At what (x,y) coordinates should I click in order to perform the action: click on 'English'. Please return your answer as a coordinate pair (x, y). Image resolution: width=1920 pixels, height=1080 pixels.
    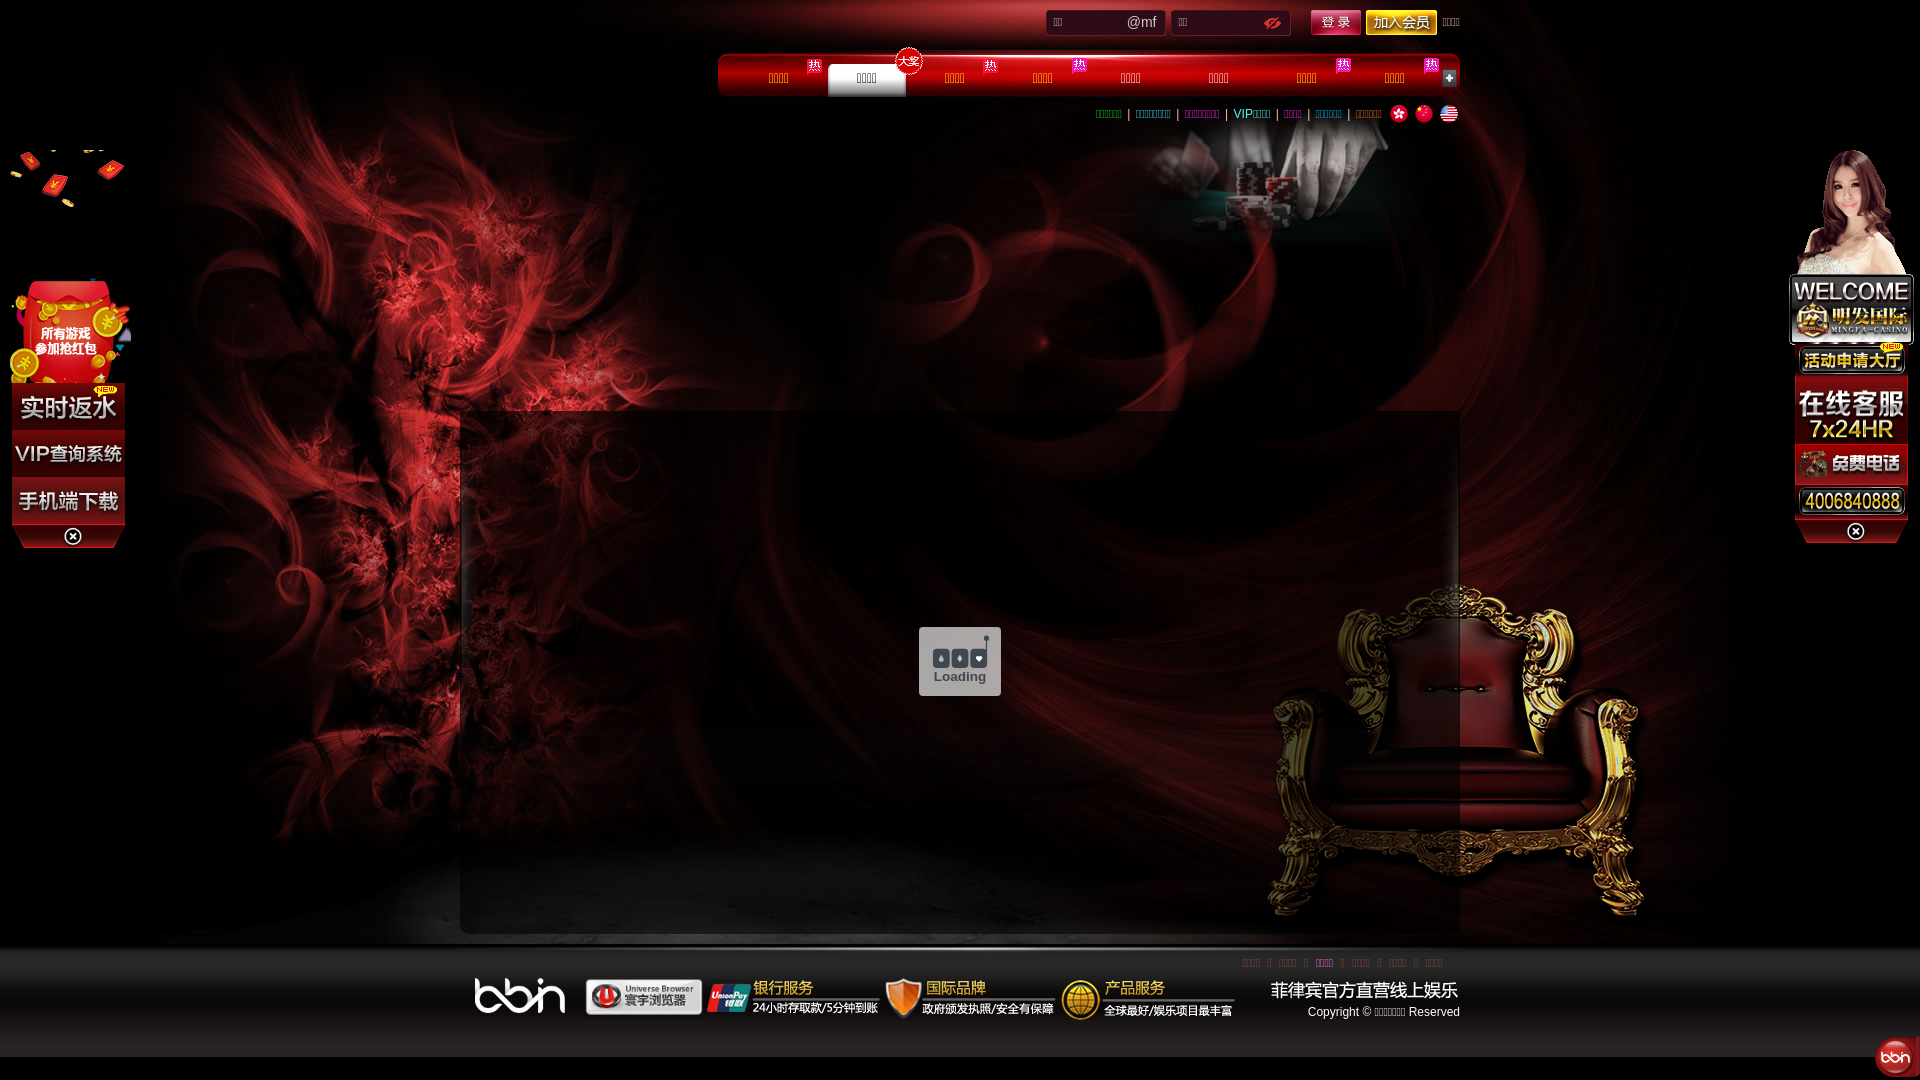
    Looking at the image, I should click on (1449, 114).